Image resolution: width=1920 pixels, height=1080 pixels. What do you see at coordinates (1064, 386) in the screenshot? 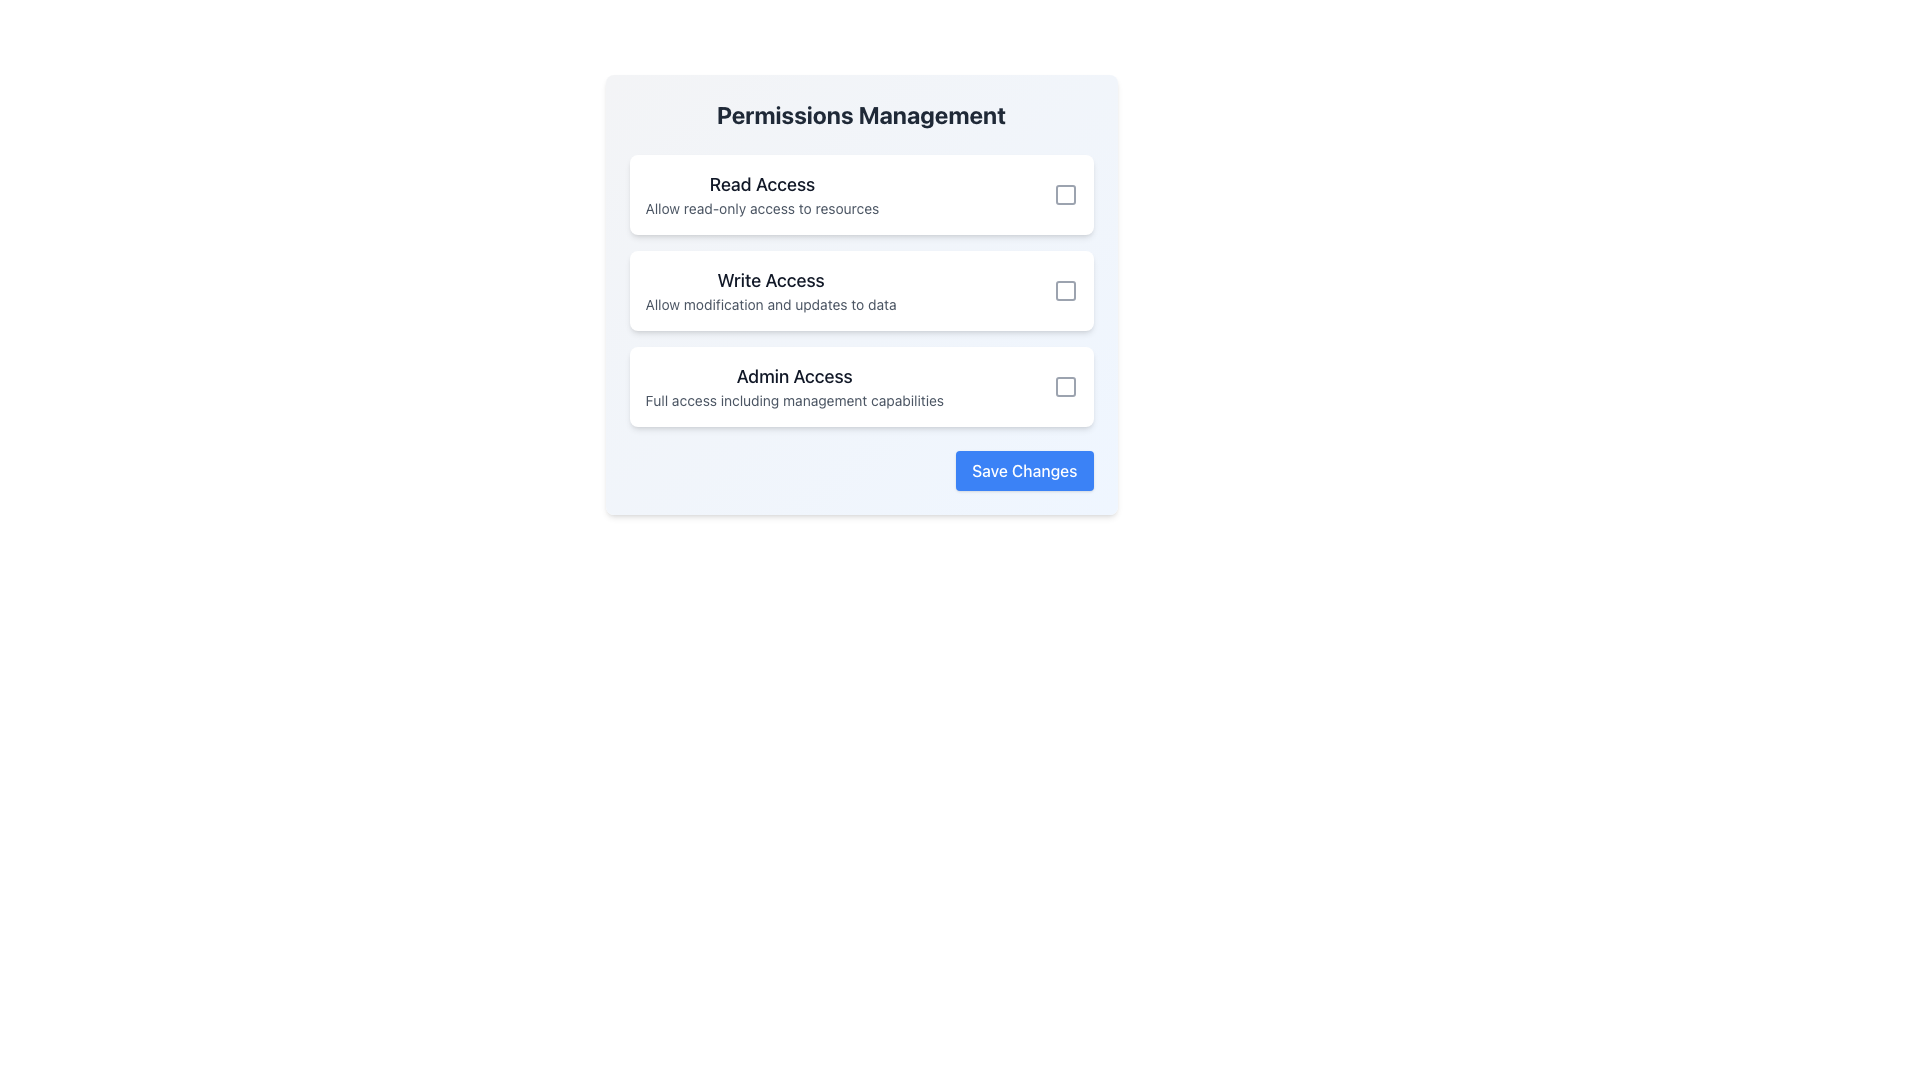
I see `the interactive toggle icon for 'Admin Access'` at bounding box center [1064, 386].